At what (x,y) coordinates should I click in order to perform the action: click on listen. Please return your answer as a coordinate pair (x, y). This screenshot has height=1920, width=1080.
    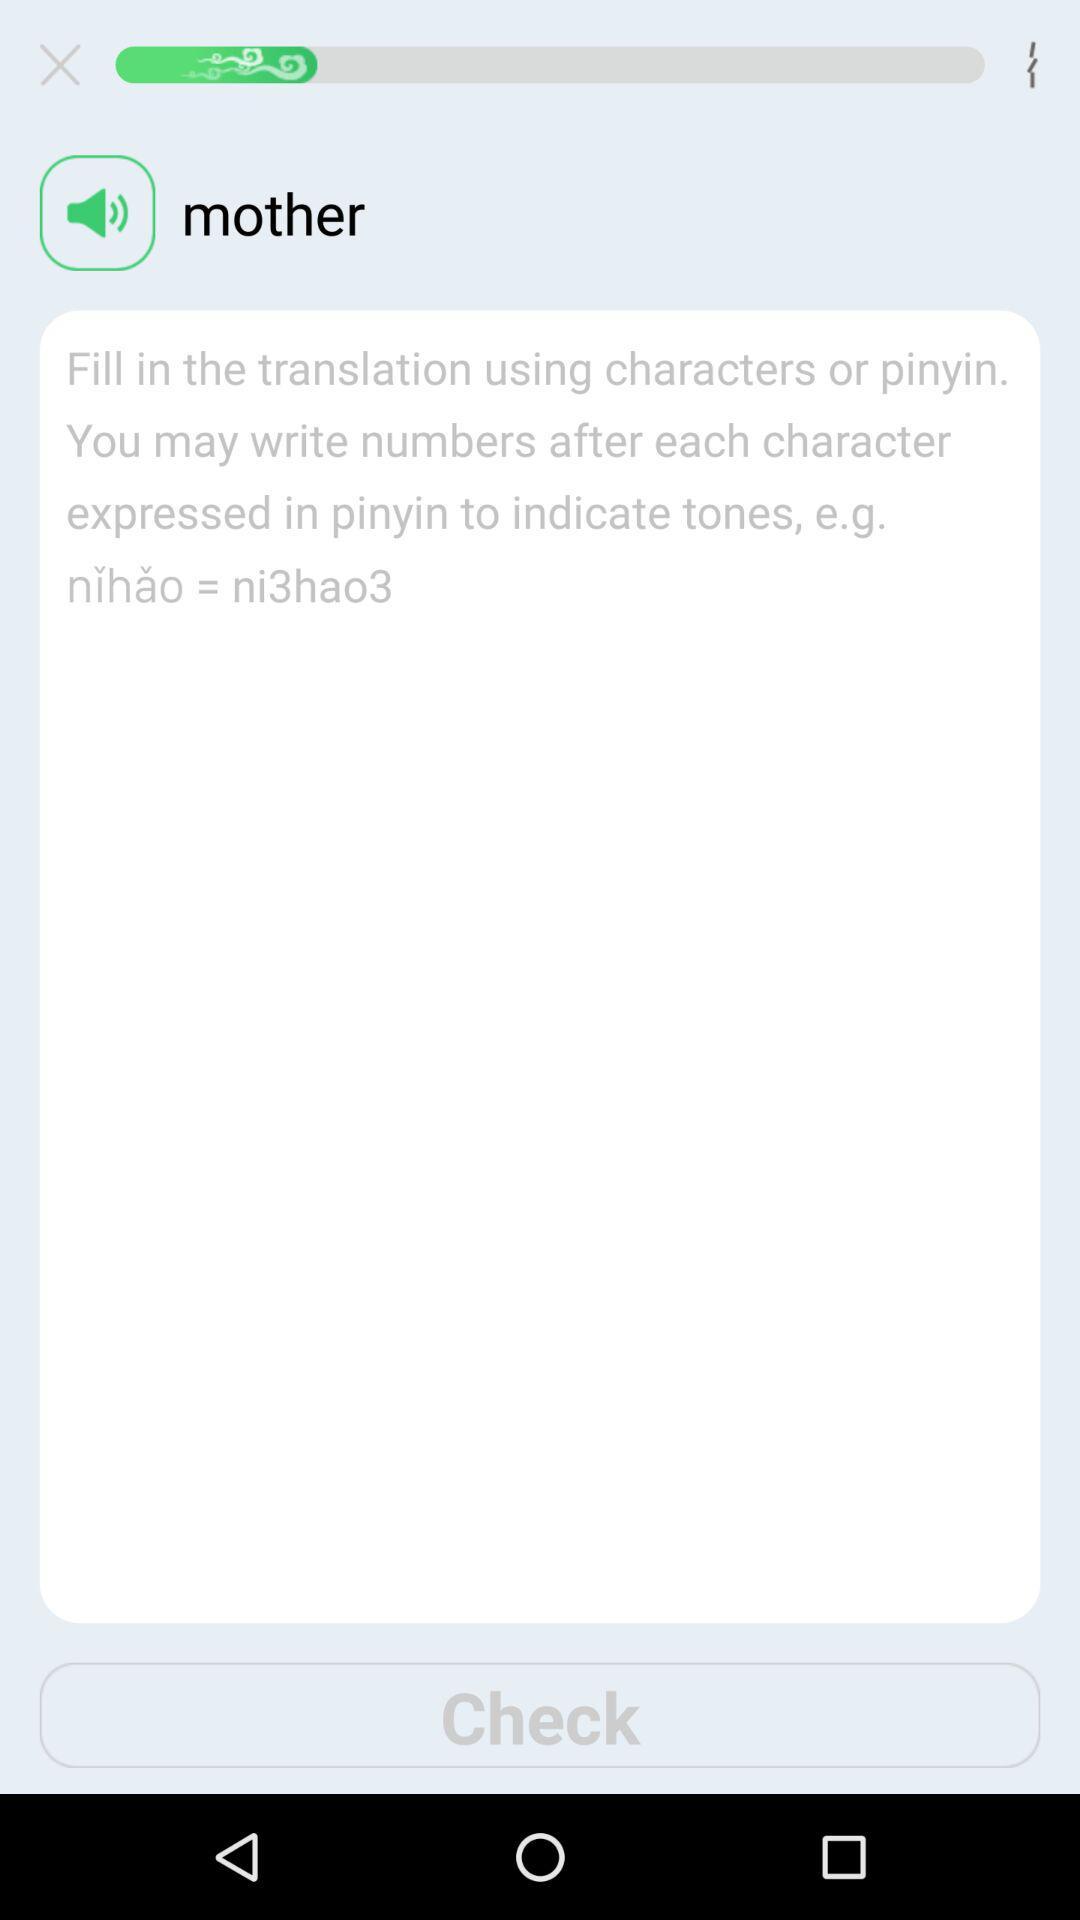
    Looking at the image, I should click on (97, 212).